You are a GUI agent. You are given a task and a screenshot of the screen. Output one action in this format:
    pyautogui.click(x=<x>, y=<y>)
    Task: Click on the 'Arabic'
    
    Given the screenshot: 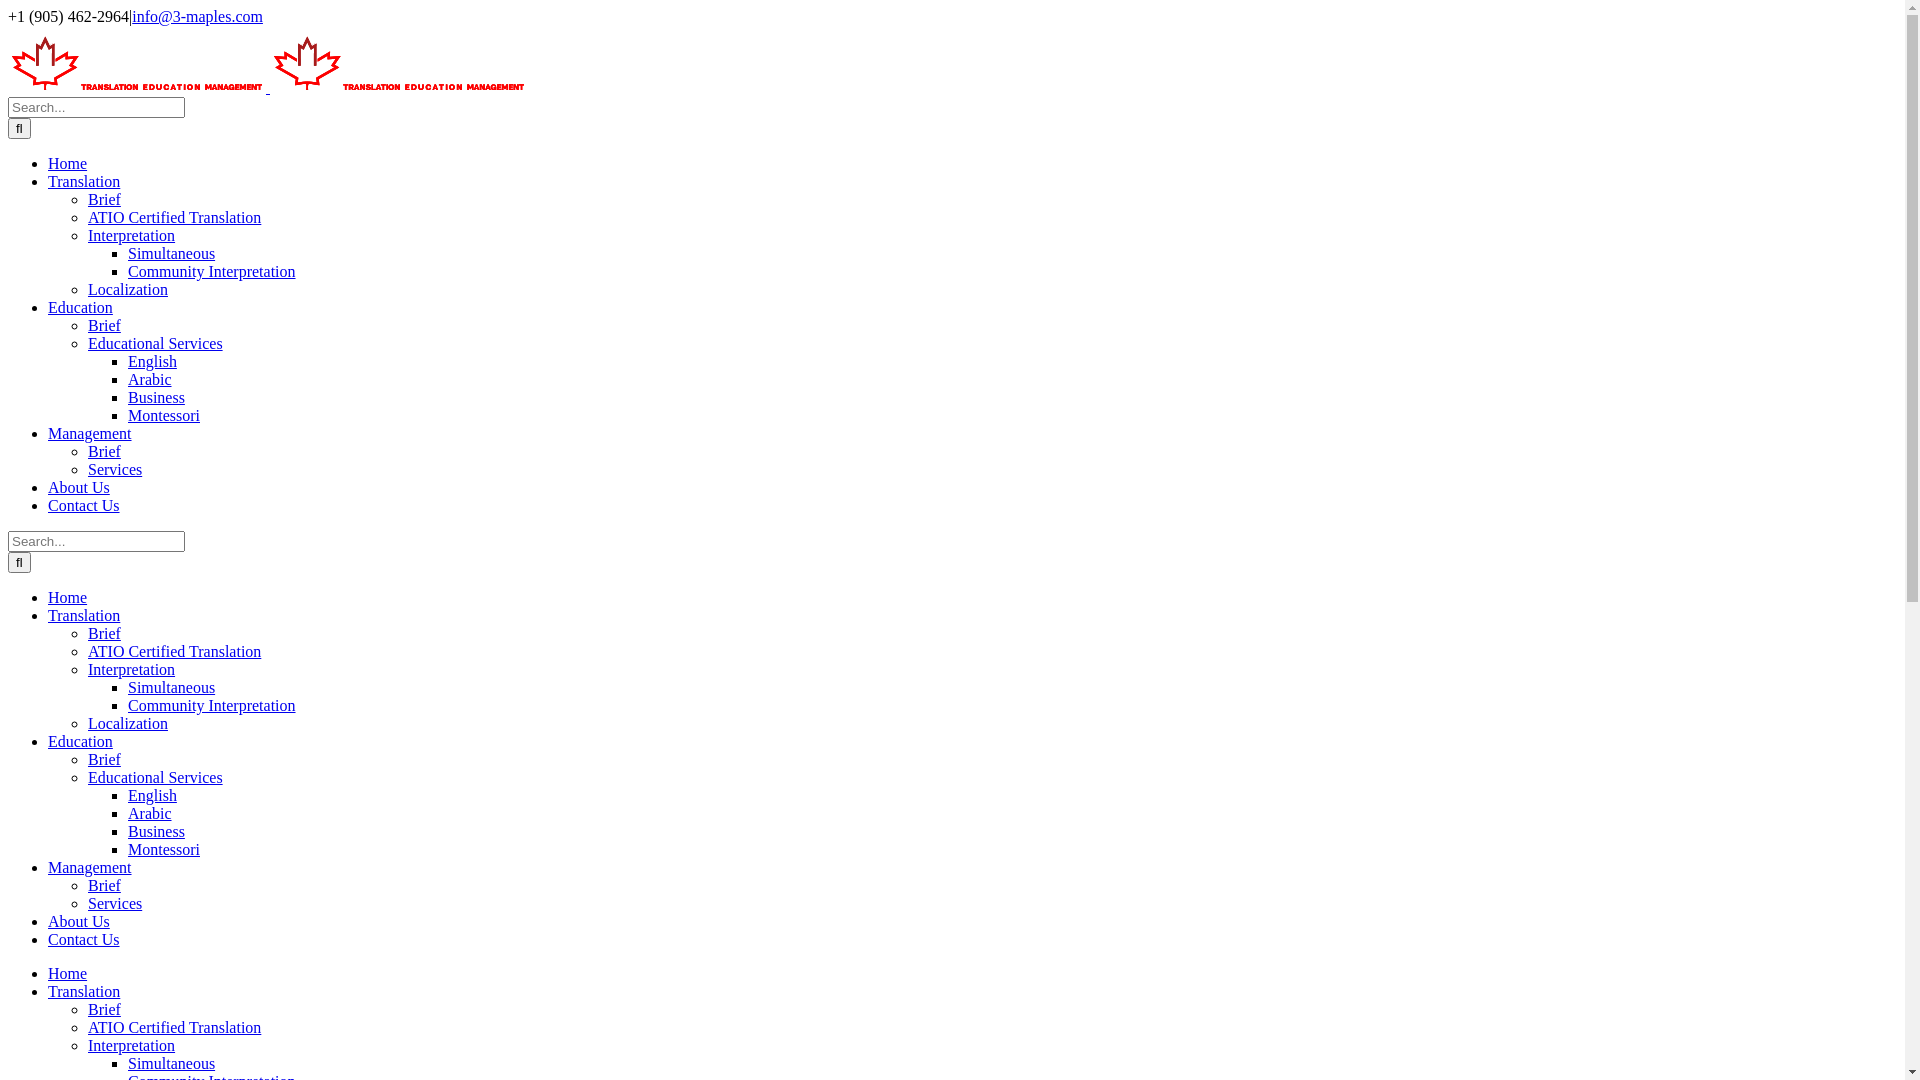 What is the action you would take?
    pyautogui.click(x=148, y=379)
    